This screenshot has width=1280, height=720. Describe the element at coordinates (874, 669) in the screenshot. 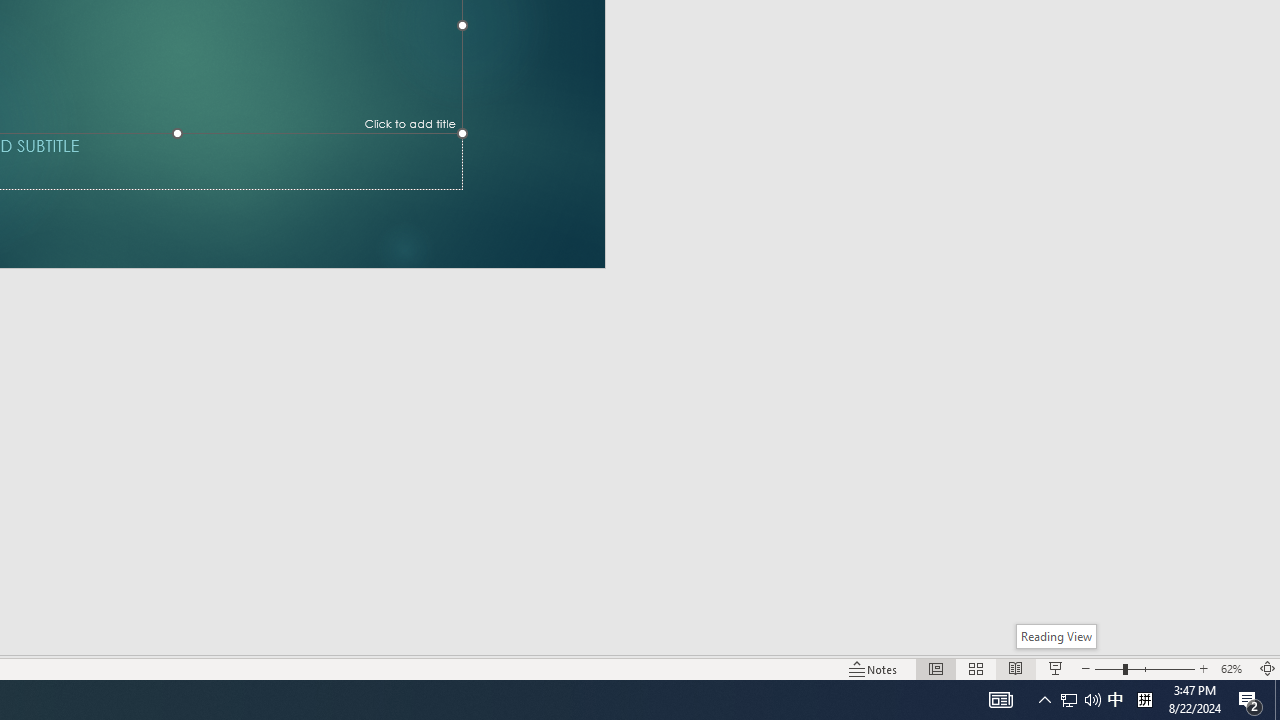

I see `'Notes '` at that location.